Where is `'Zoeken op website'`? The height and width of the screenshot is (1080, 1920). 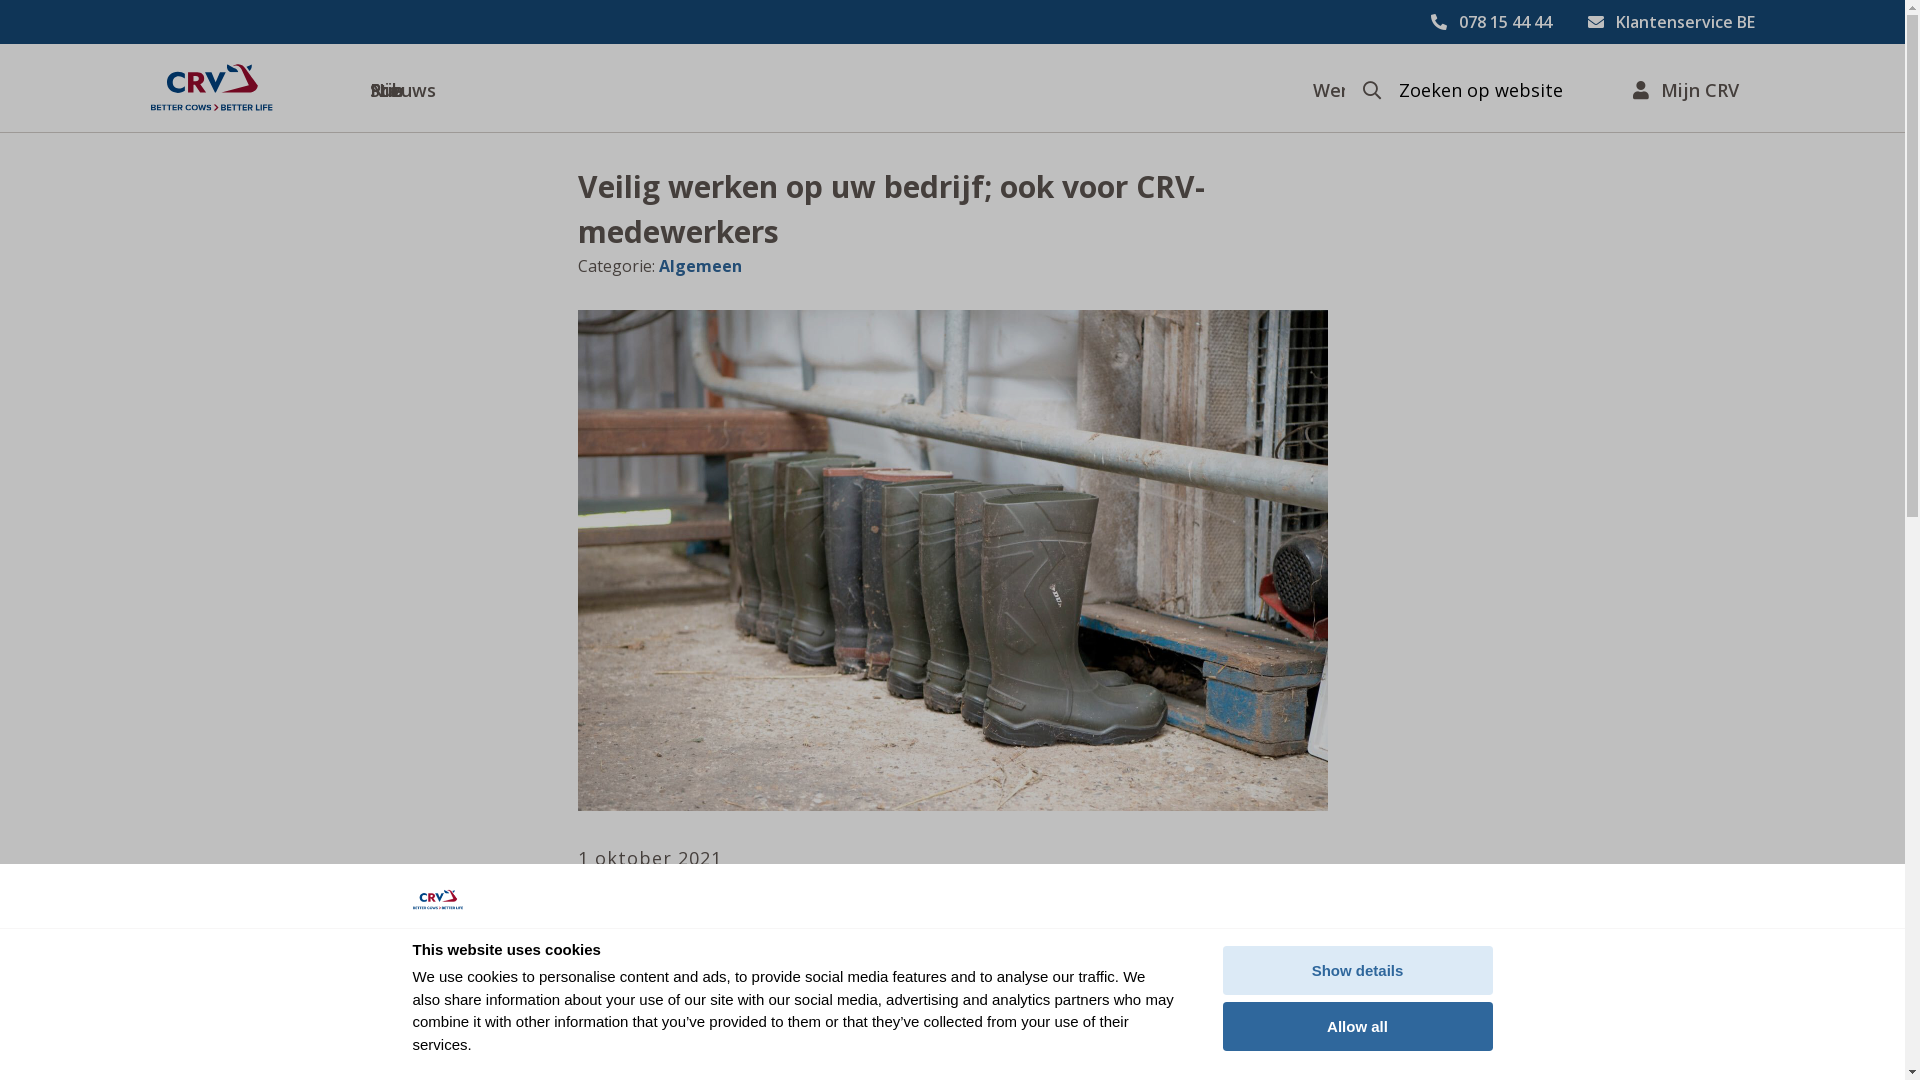 'Zoeken op website' is located at coordinates (1391, 90).